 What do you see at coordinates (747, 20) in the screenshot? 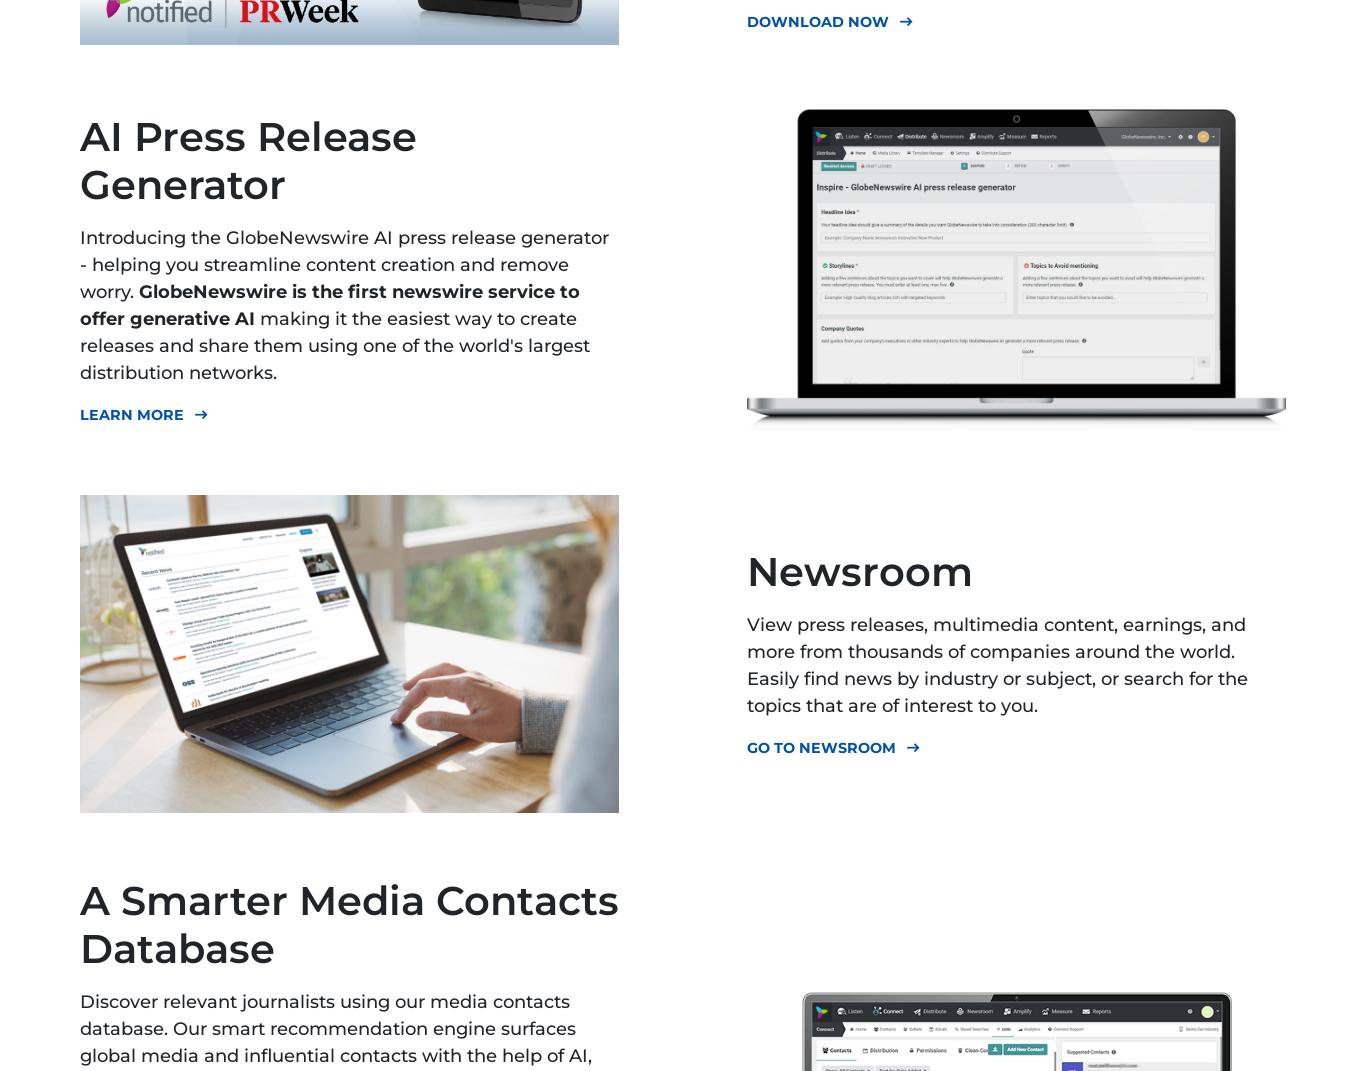
I see `'Download Now'` at bounding box center [747, 20].